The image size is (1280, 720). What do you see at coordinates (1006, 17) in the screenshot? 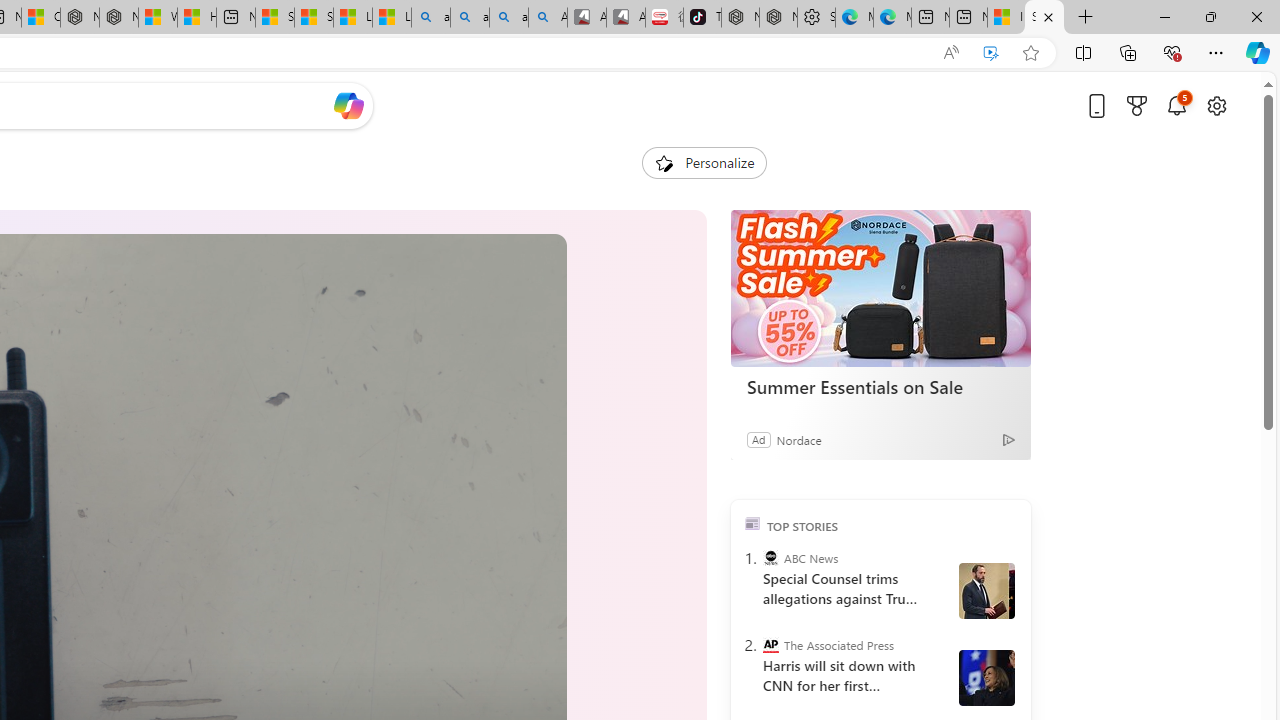
I see `'I Gained 20 Pounds of Muscle in 30 Days! | Watch'` at bounding box center [1006, 17].